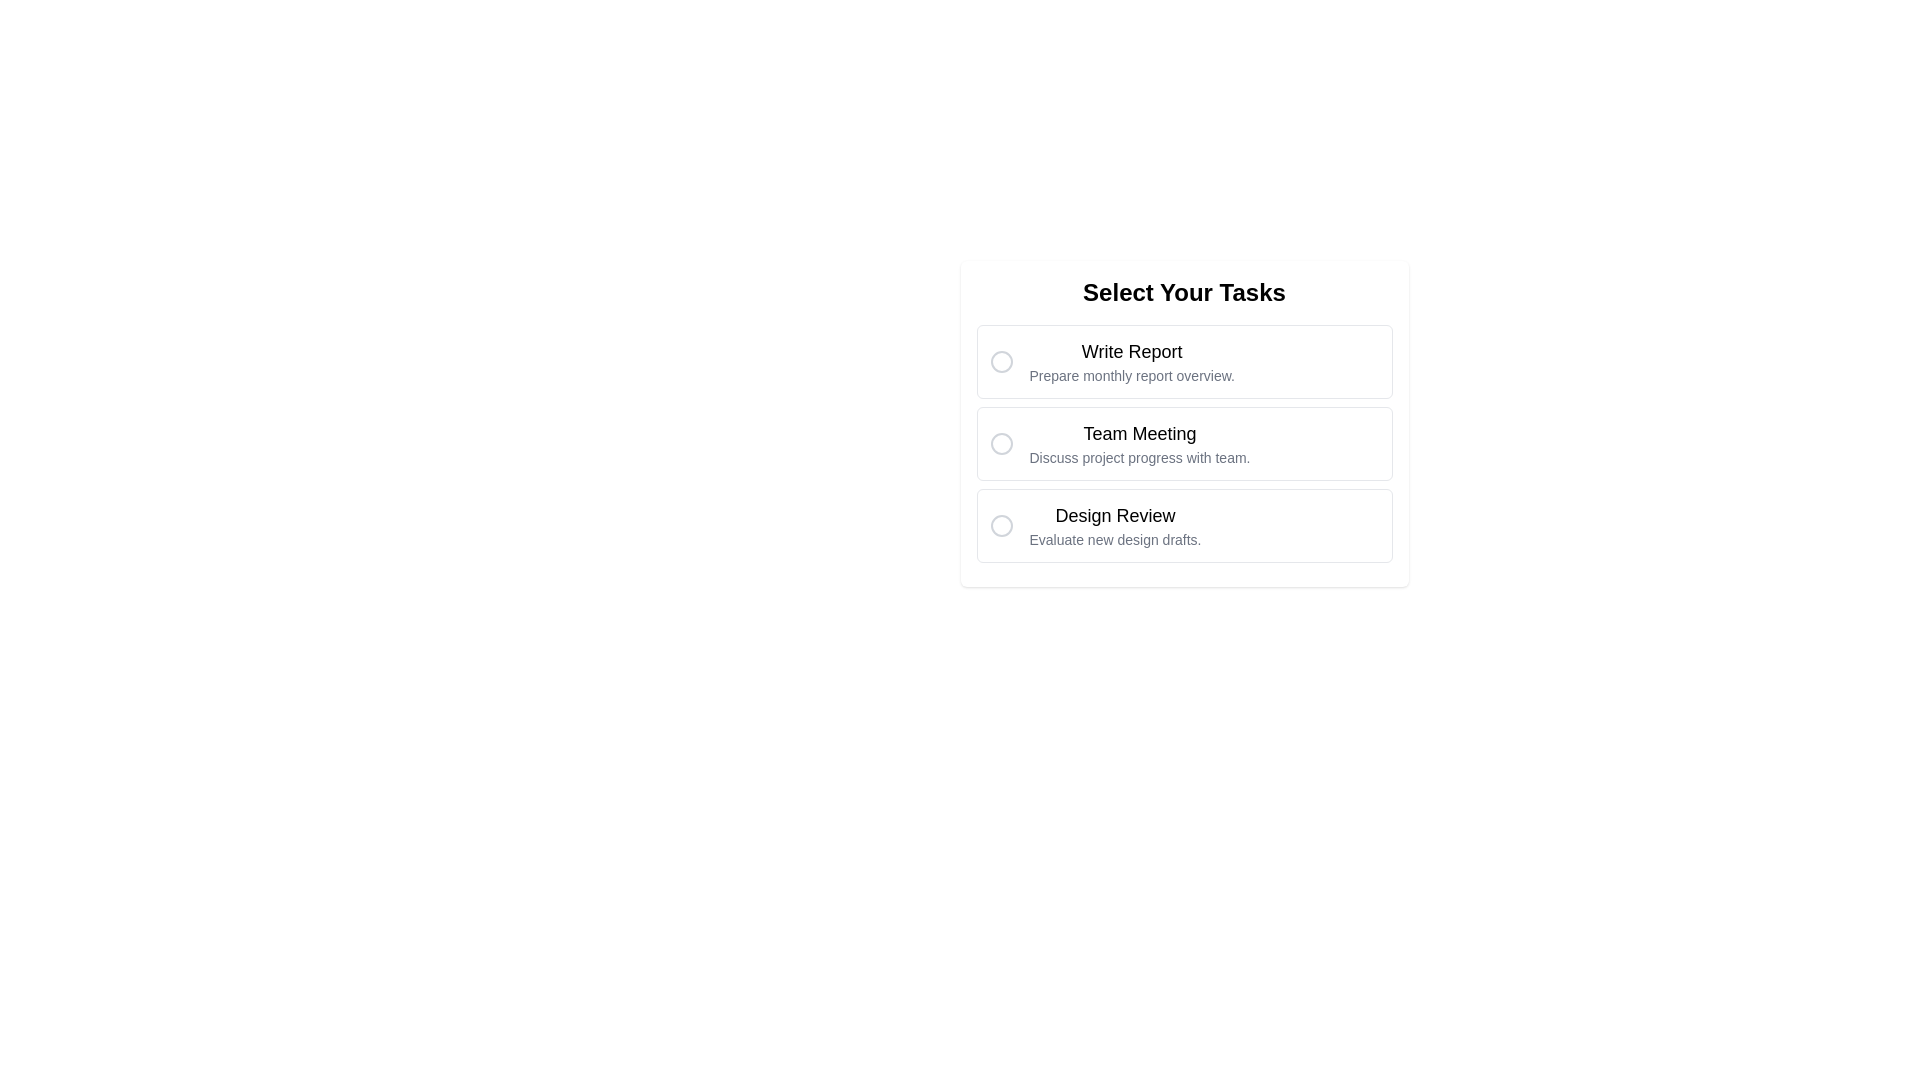 This screenshot has width=1920, height=1080. What do you see at coordinates (1114, 540) in the screenshot?
I see `the text element that reads 'Evaluate new design drafts.', which is styled in a small gray font and located below the 'Design Review' heading` at bounding box center [1114, 540].